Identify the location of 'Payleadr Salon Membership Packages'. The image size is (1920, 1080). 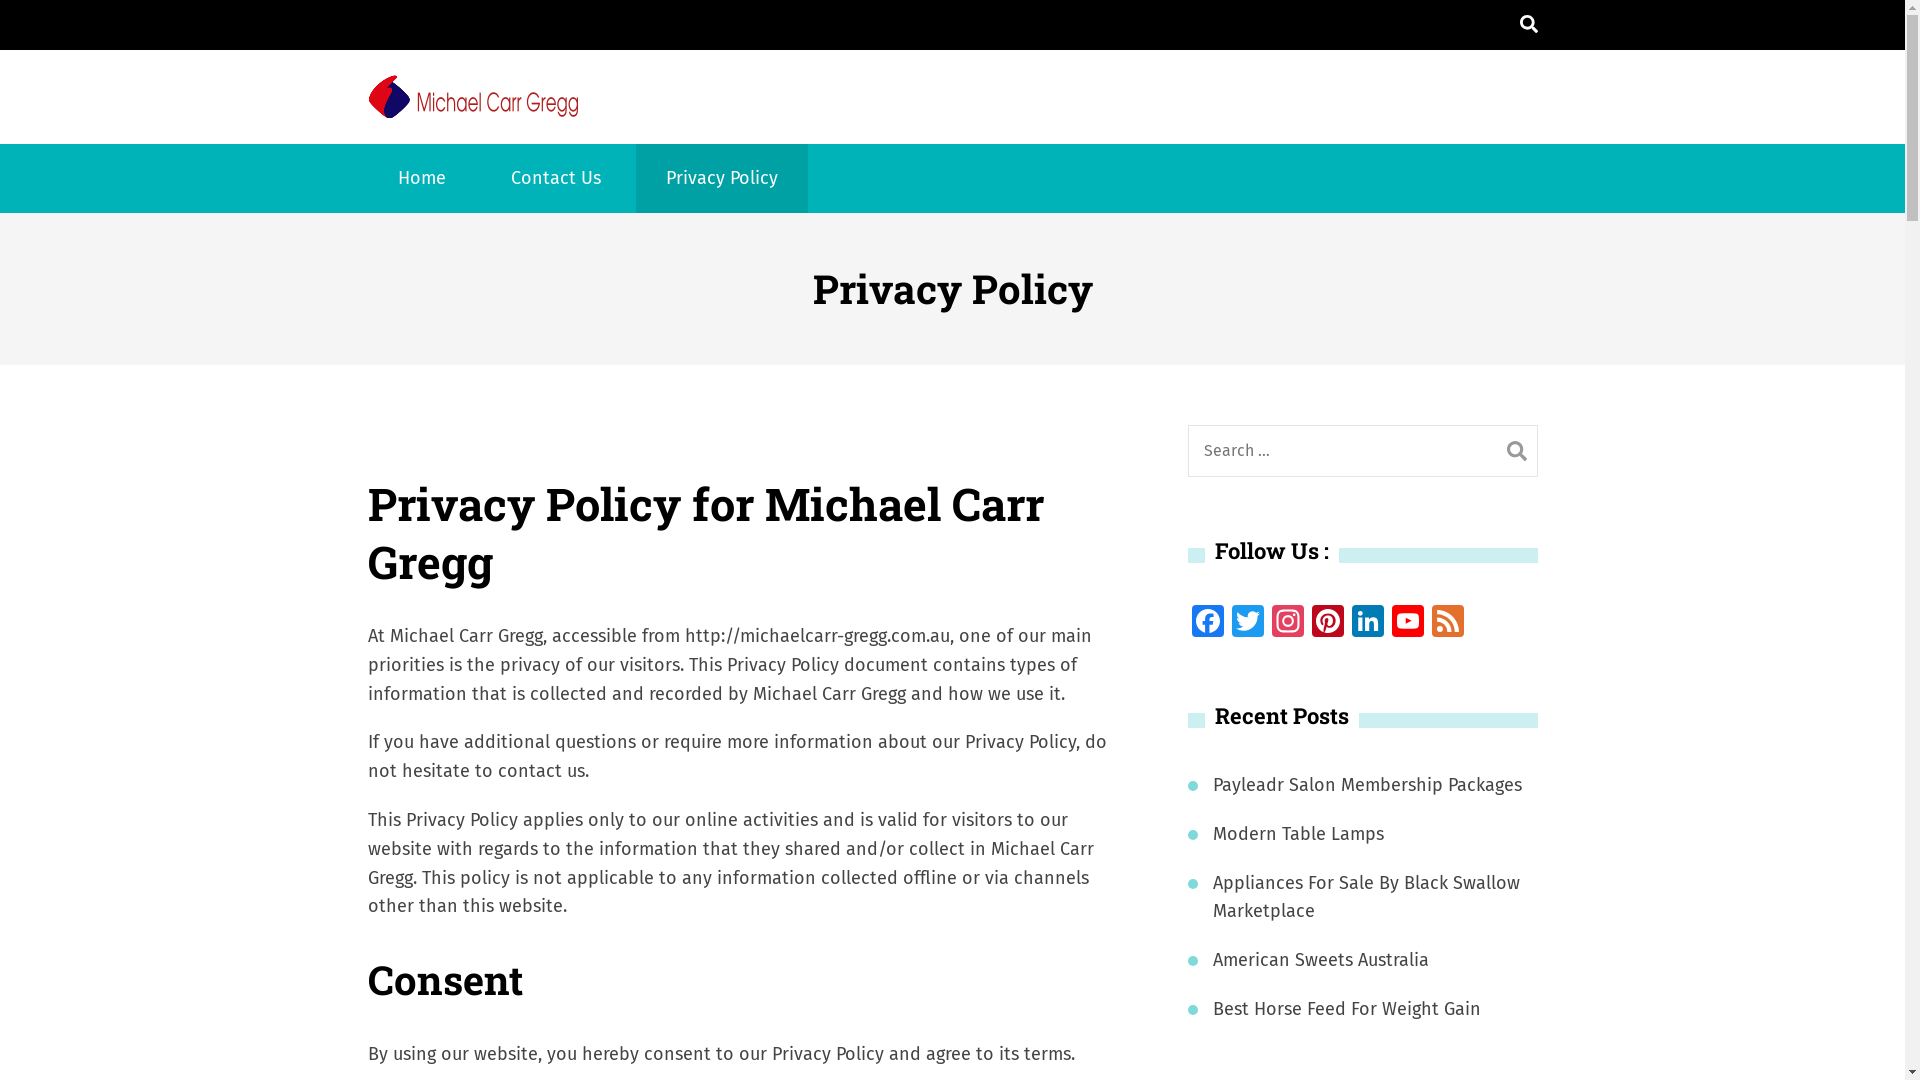
(1365, 784).